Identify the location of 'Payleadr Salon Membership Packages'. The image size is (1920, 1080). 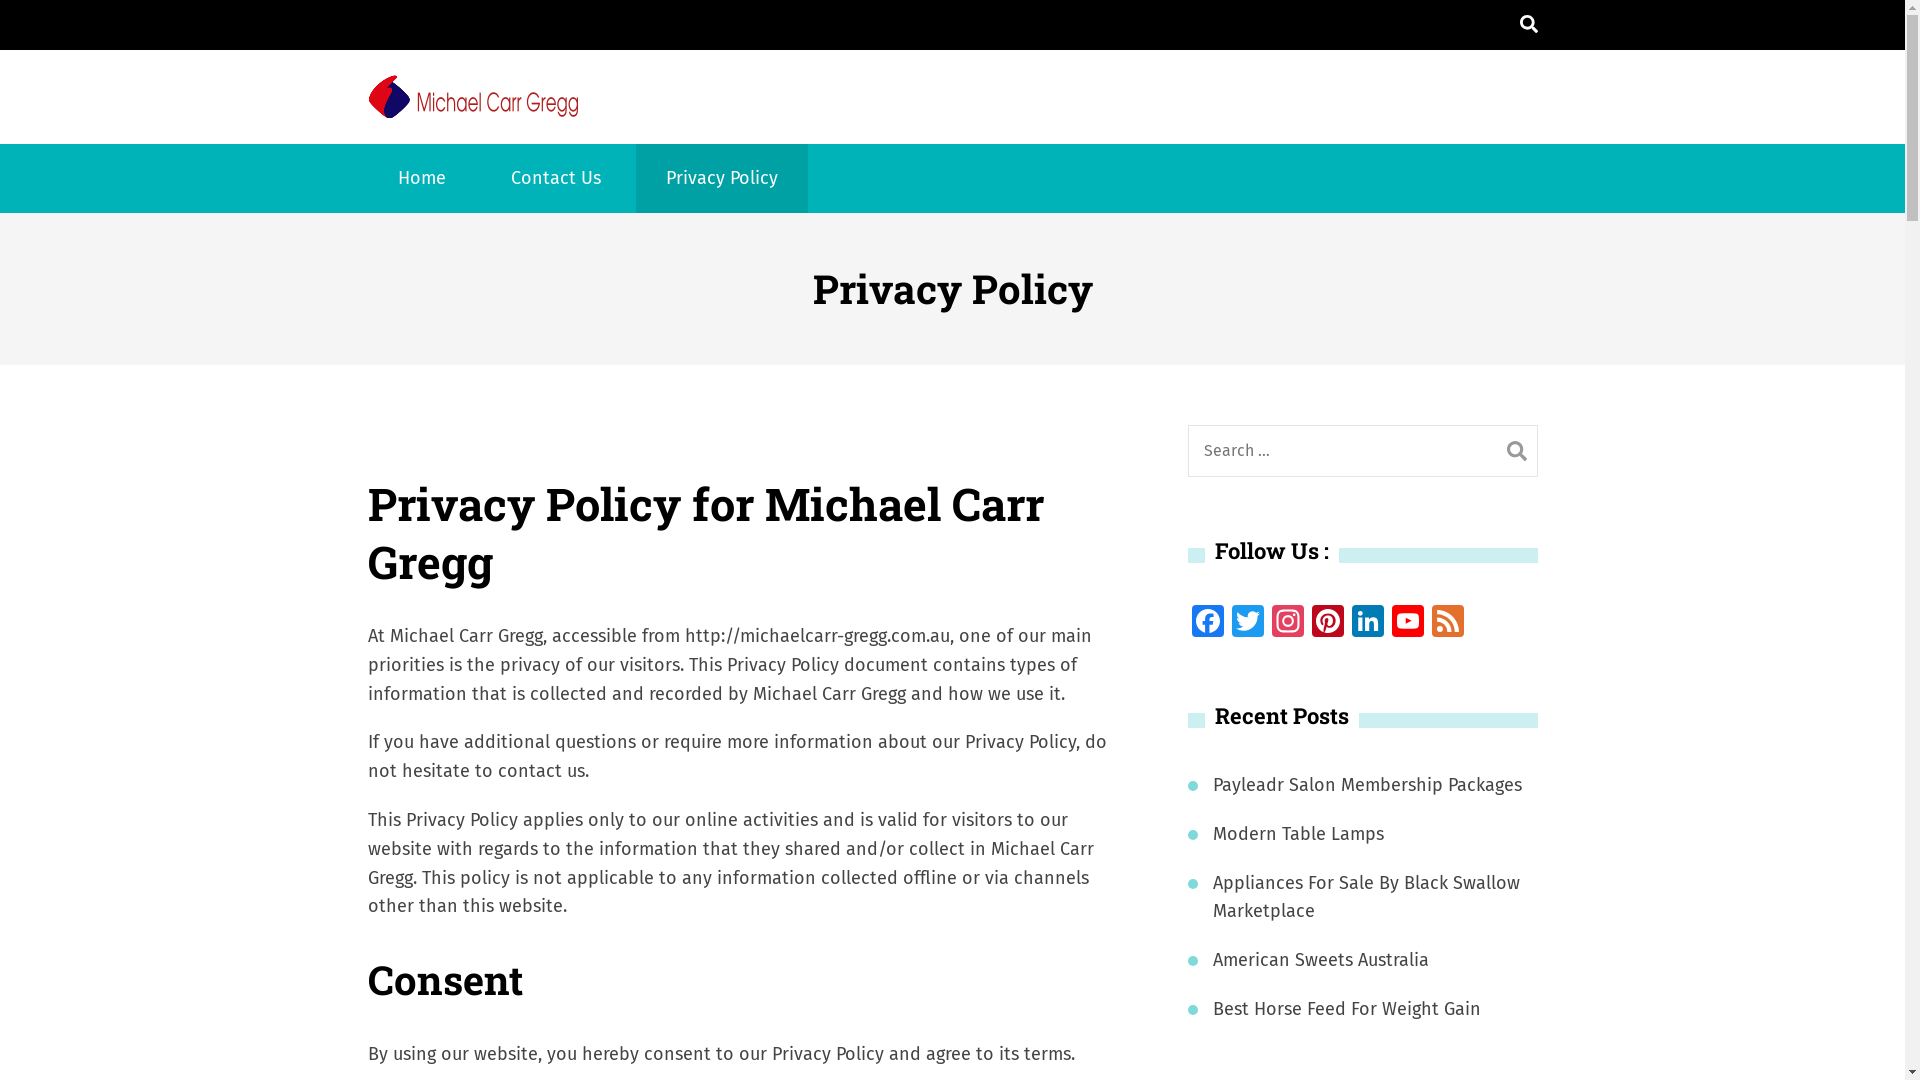
(1365, 784).